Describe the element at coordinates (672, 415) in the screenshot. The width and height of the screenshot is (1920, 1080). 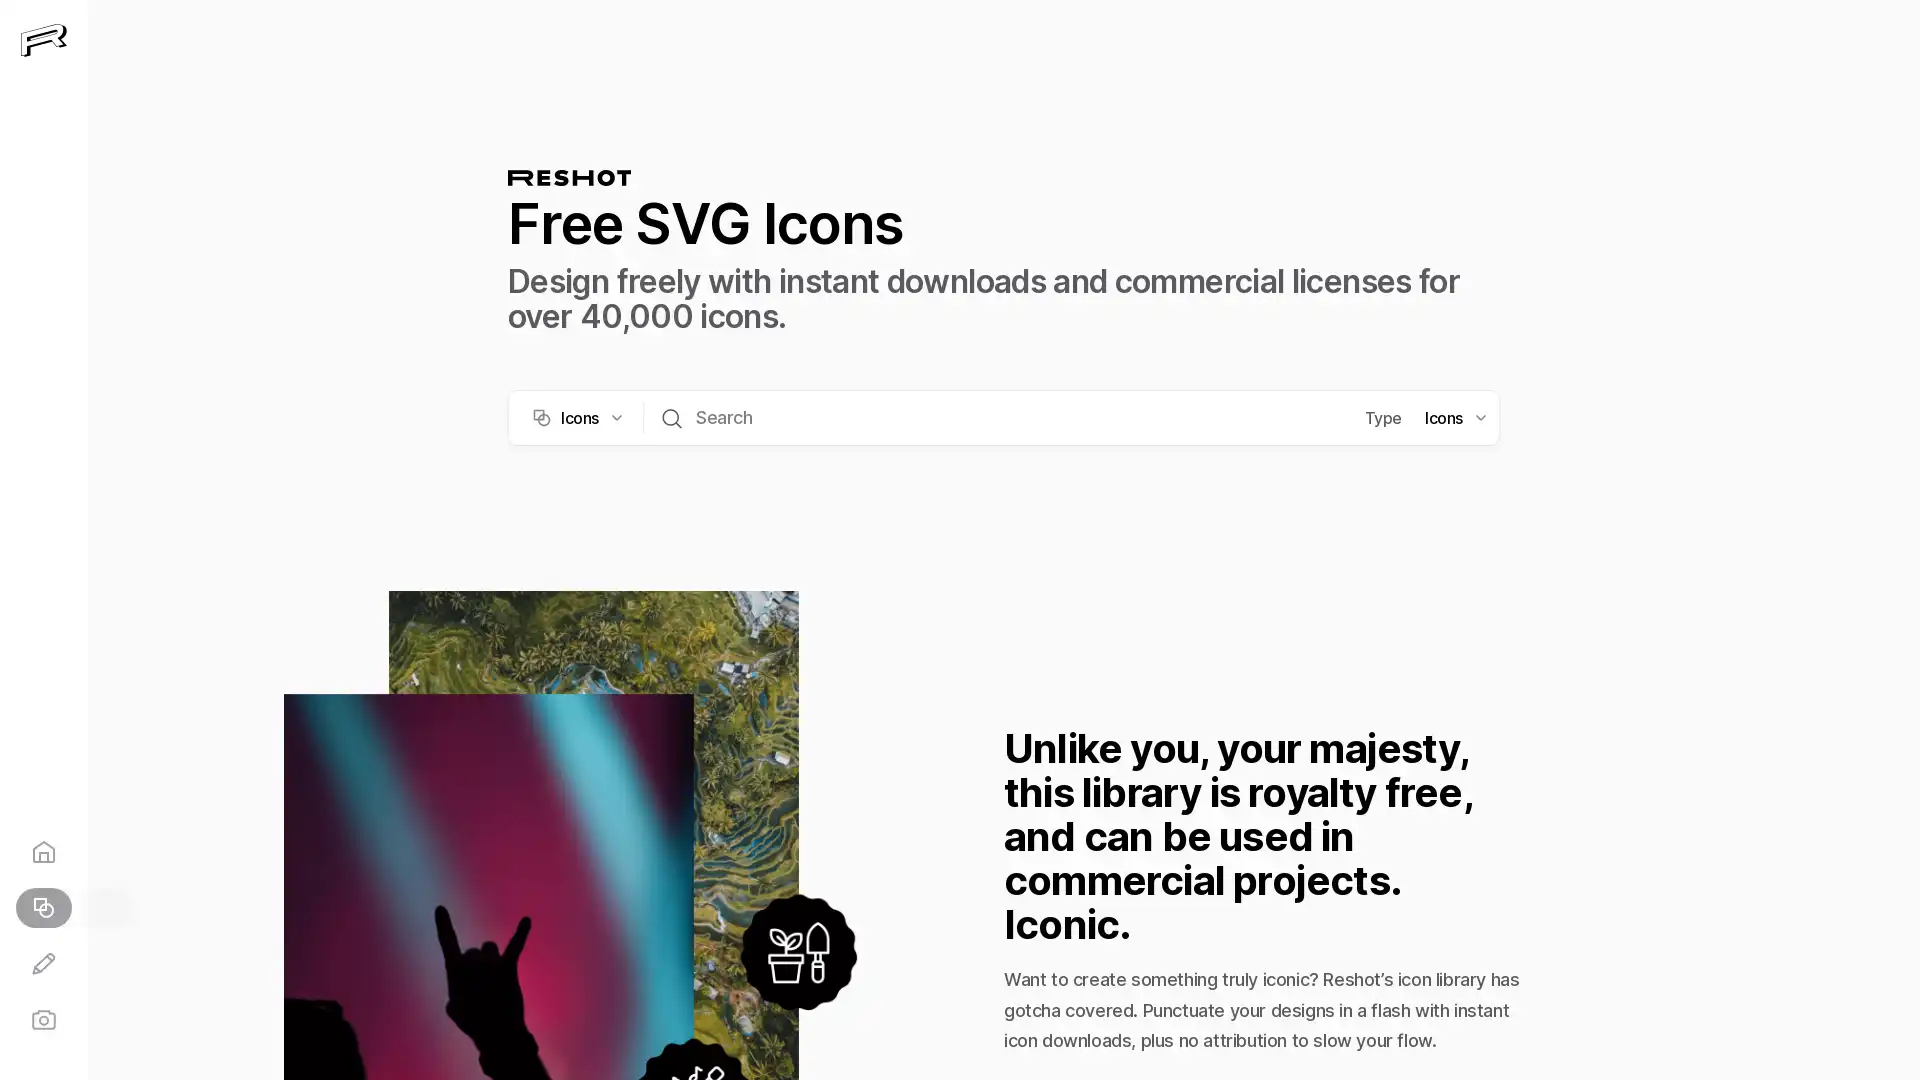
I see `Search` at that location.